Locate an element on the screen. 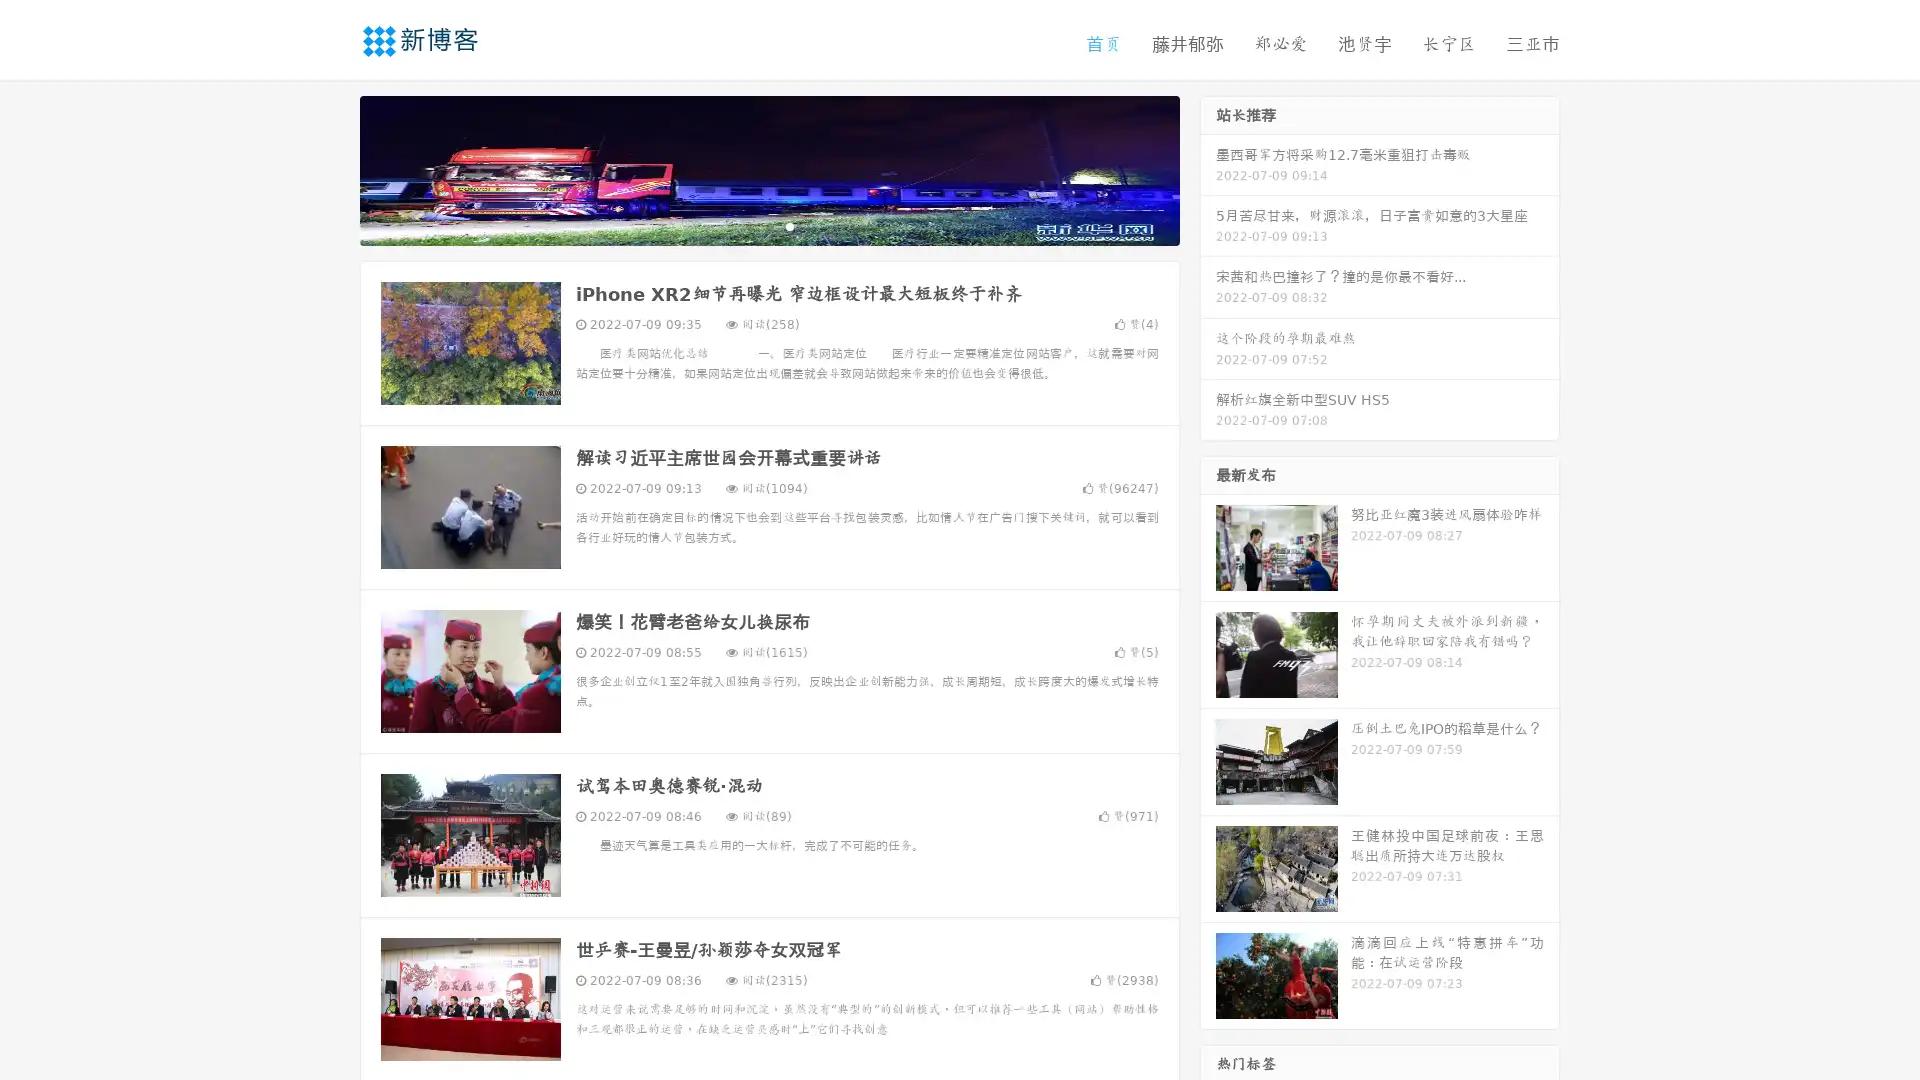  Go to slide 2 is located at coordinates (768, 225).